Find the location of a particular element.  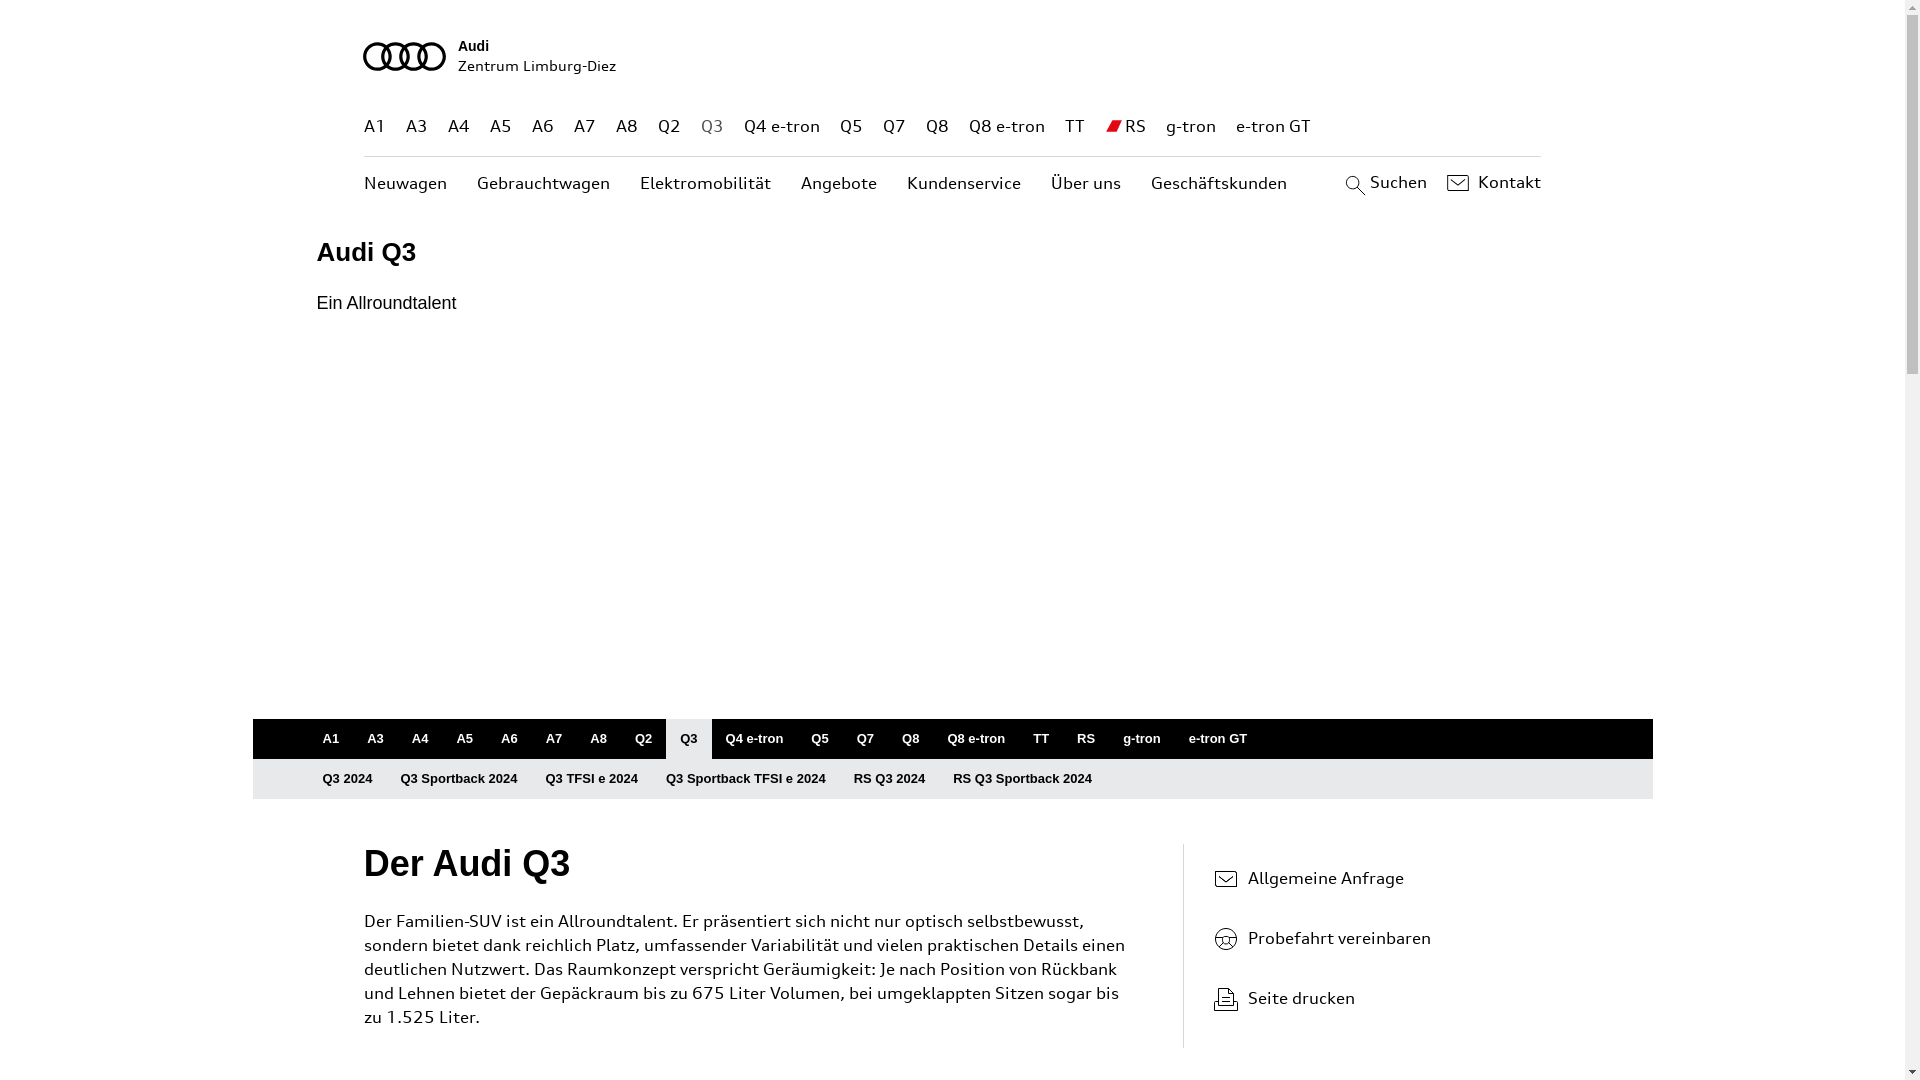

'Suchen' is located at coordinates (1382, 182).